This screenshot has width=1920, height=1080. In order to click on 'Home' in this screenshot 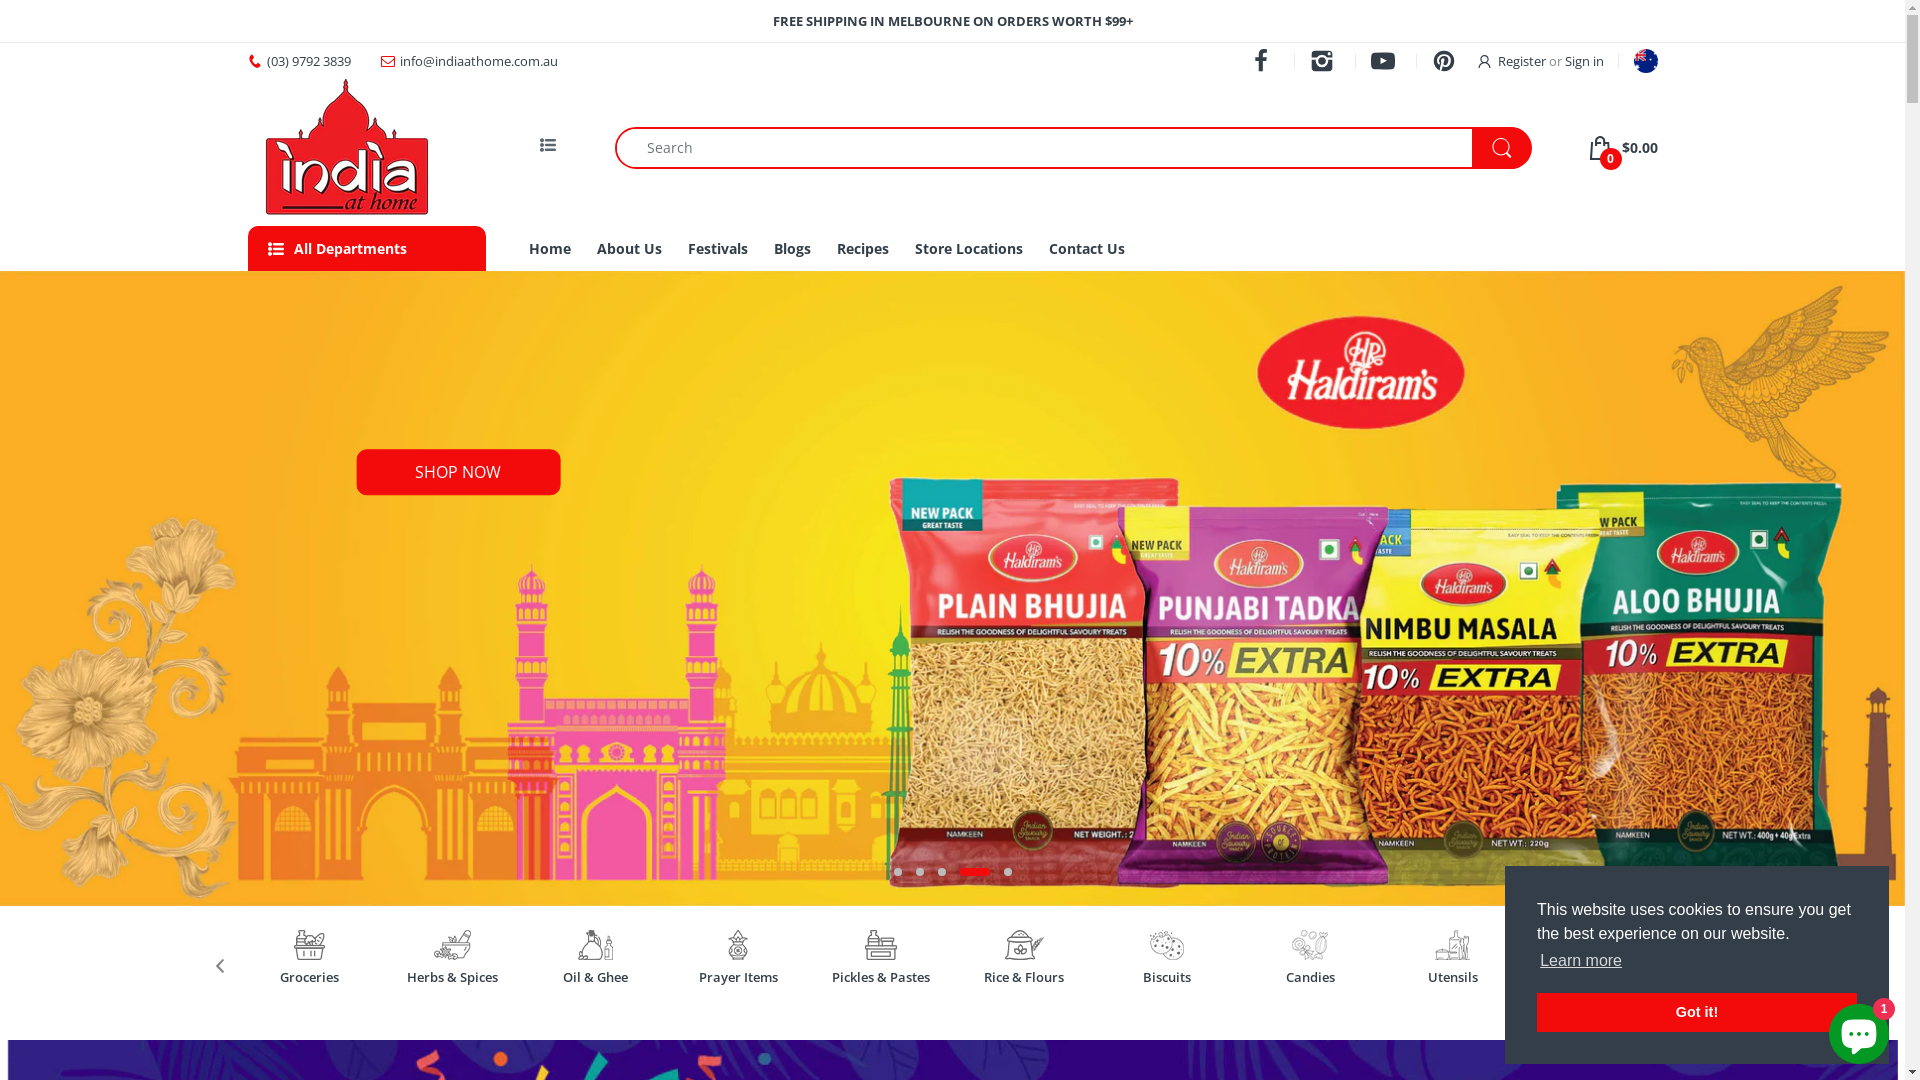, I will do `click(528, 247)`.